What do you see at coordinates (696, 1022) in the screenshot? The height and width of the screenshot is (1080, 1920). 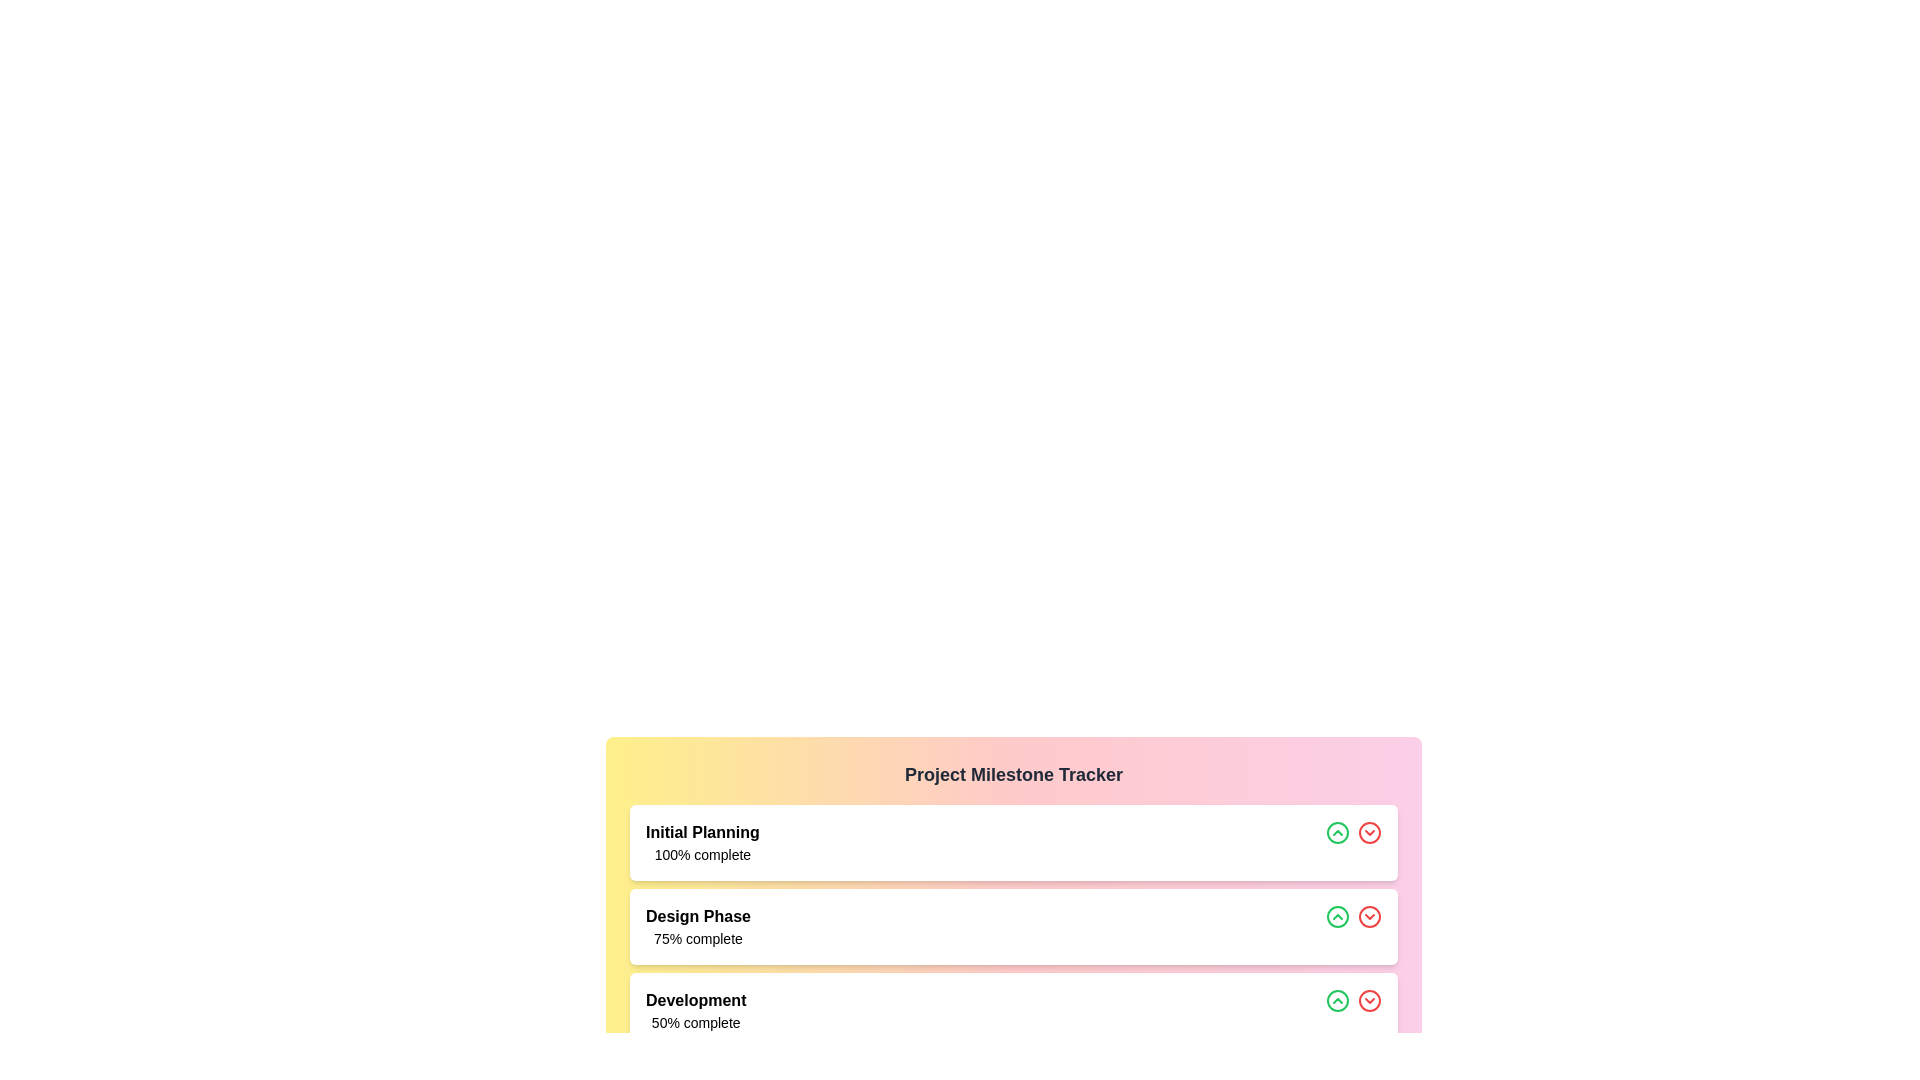 I see `the Text Label indicating that the 'Development' milestone is 50% complete, located beneath the title text 'Development'` at bounding box center [696, 1022].